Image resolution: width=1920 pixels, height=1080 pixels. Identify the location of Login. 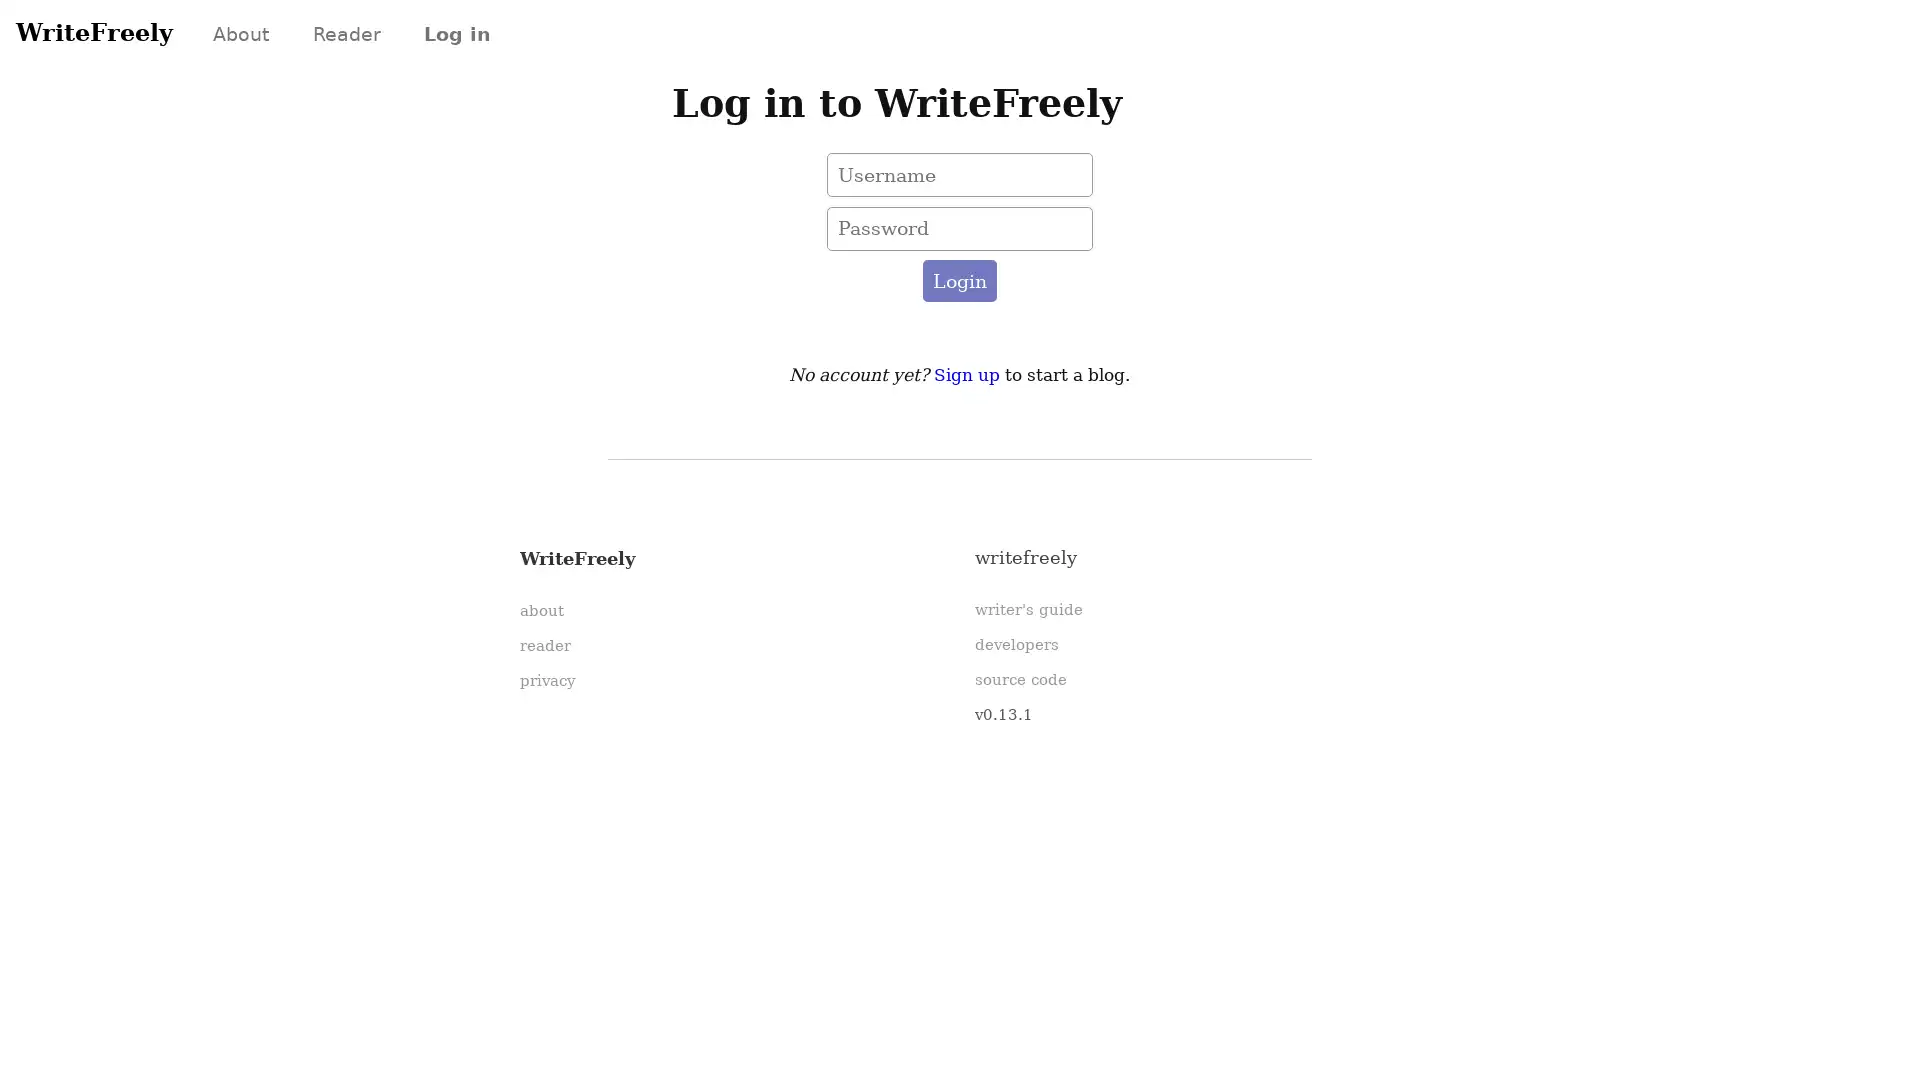
(958, 281).